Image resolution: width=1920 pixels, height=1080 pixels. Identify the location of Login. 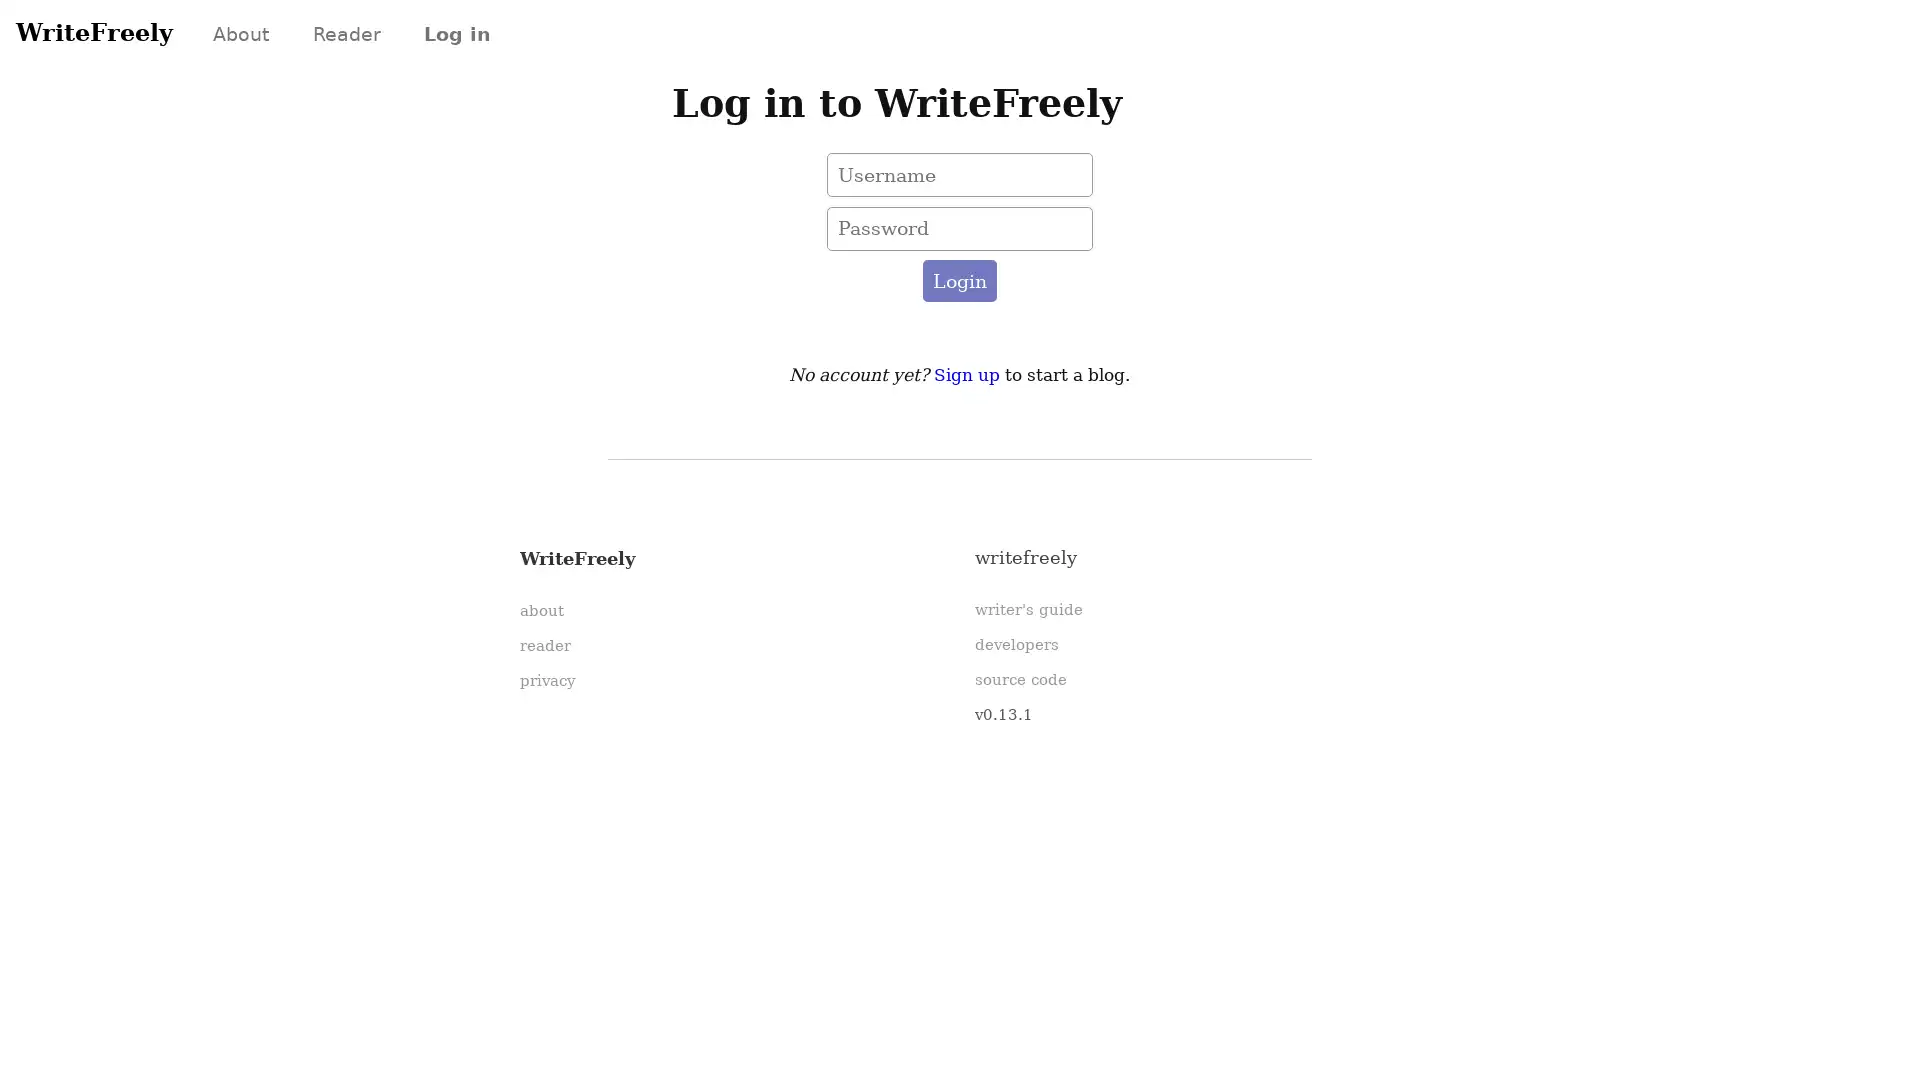
(958, 281).